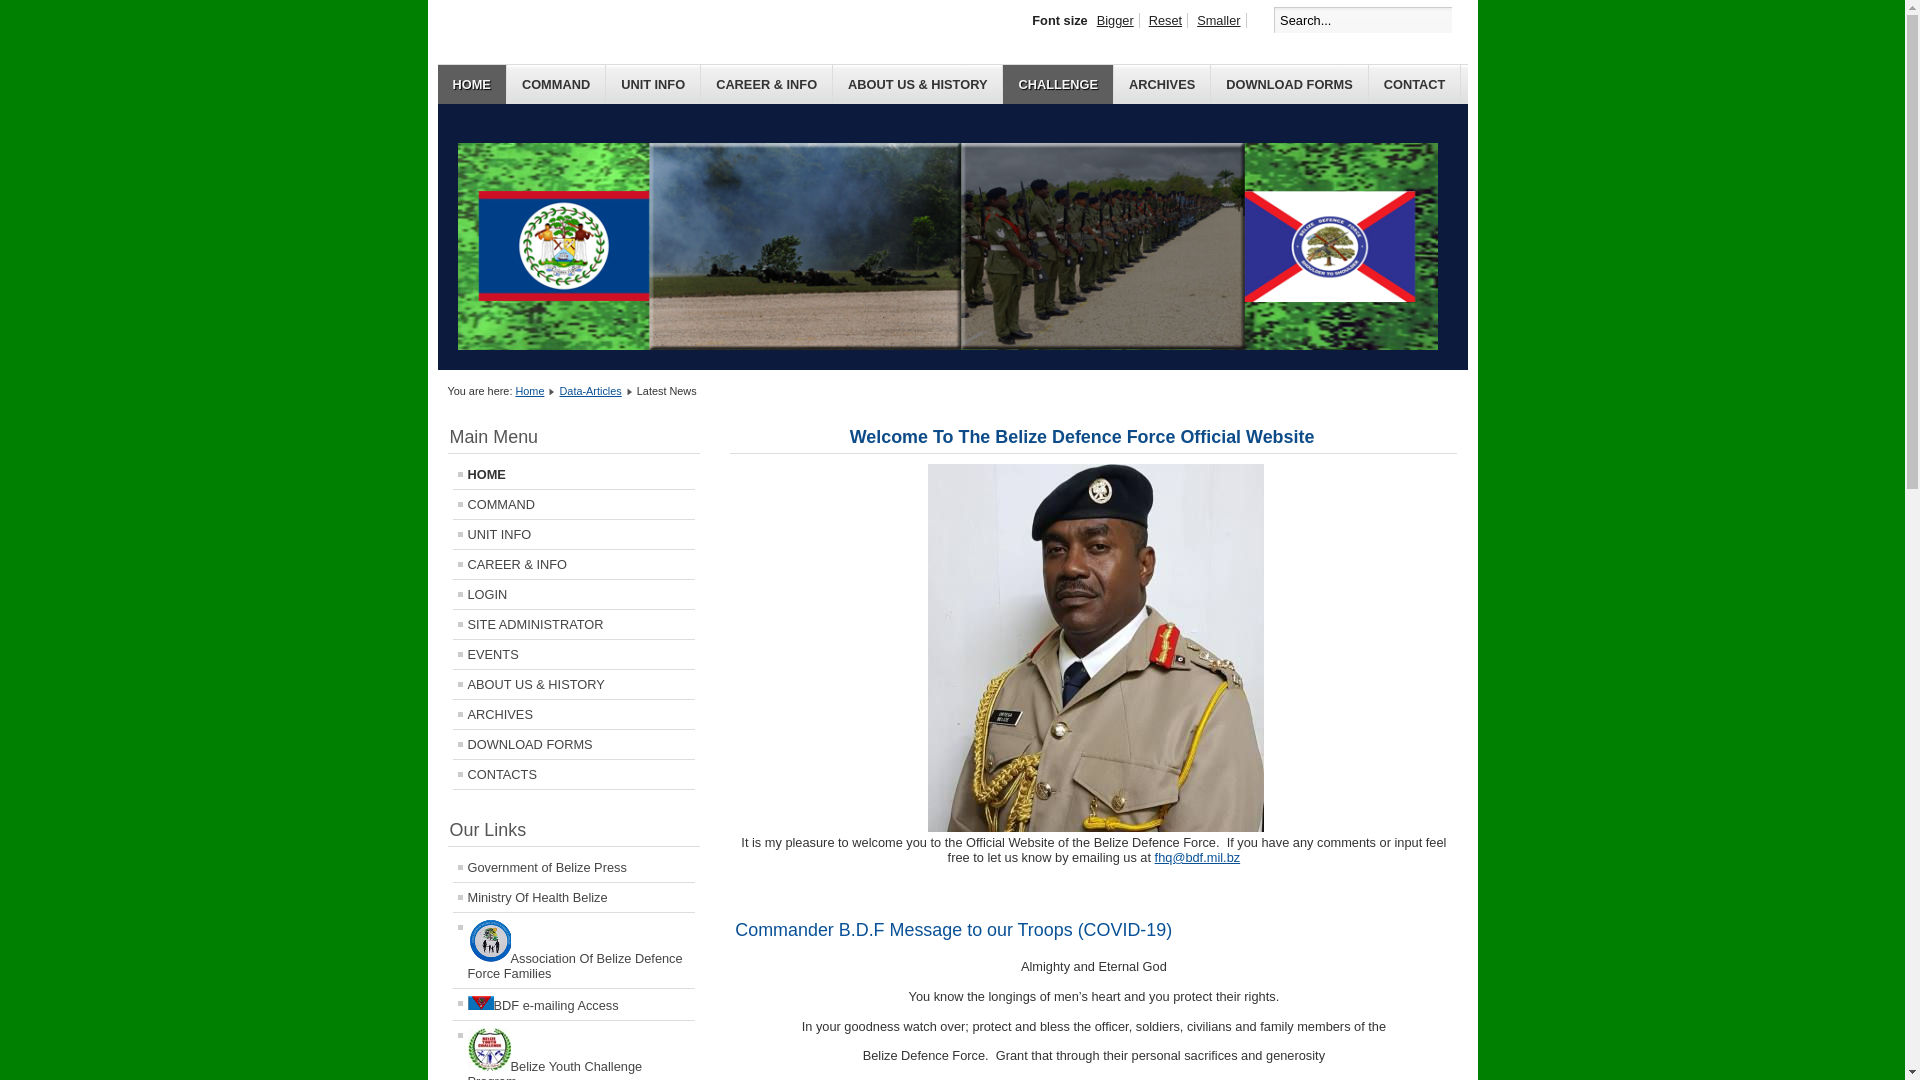 This screenshot has width=1920, height=1080. I want to click on 'ARCHIVES', so click(450, 713).